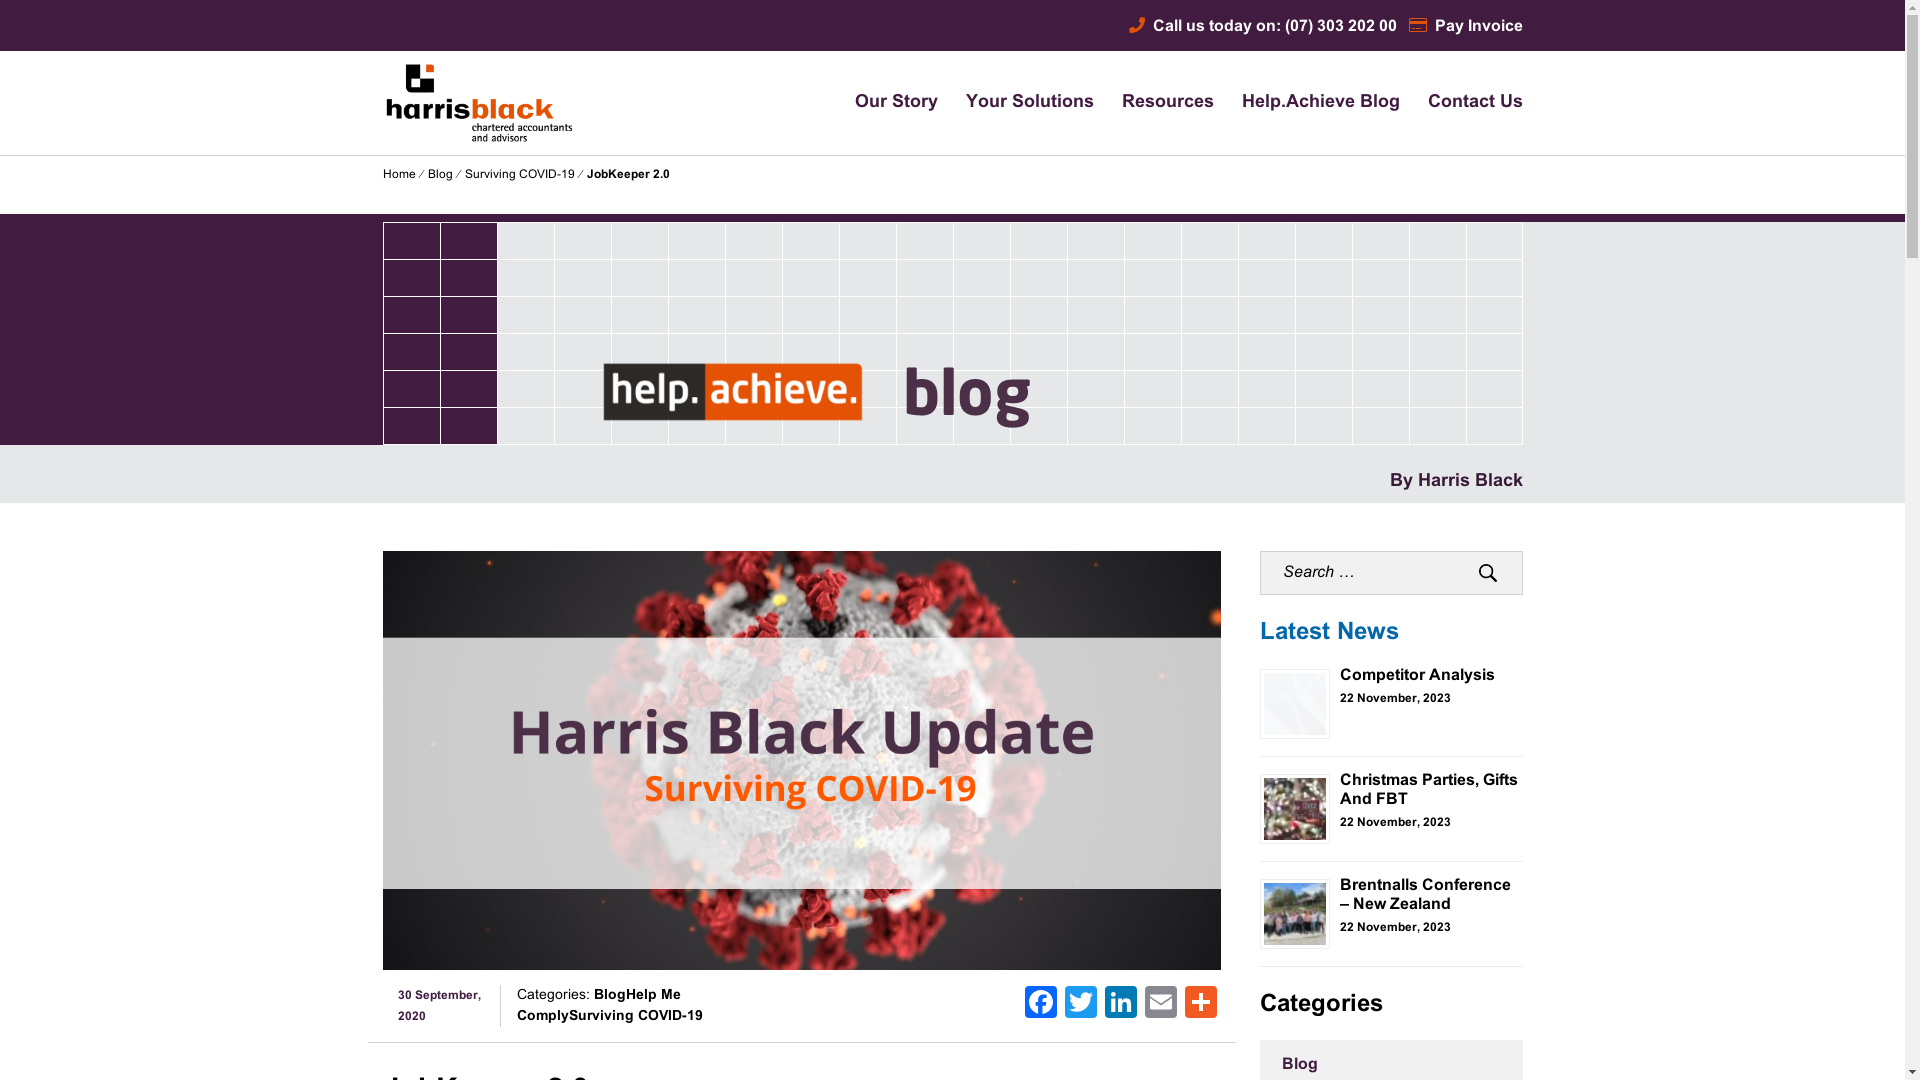  I want to click on 'LinkedIn', so click(1121, 1006).